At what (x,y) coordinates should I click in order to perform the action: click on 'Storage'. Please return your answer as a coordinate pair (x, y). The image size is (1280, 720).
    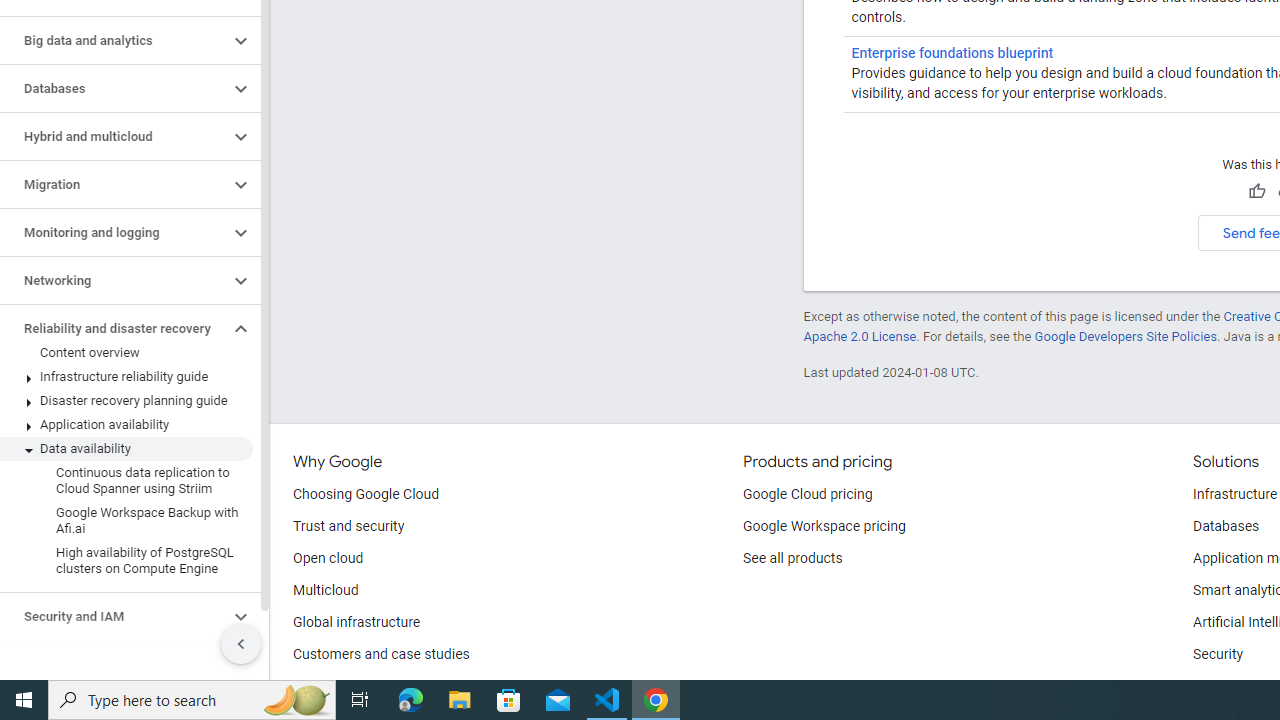
    Looking at the image, I should click on (113, 664).